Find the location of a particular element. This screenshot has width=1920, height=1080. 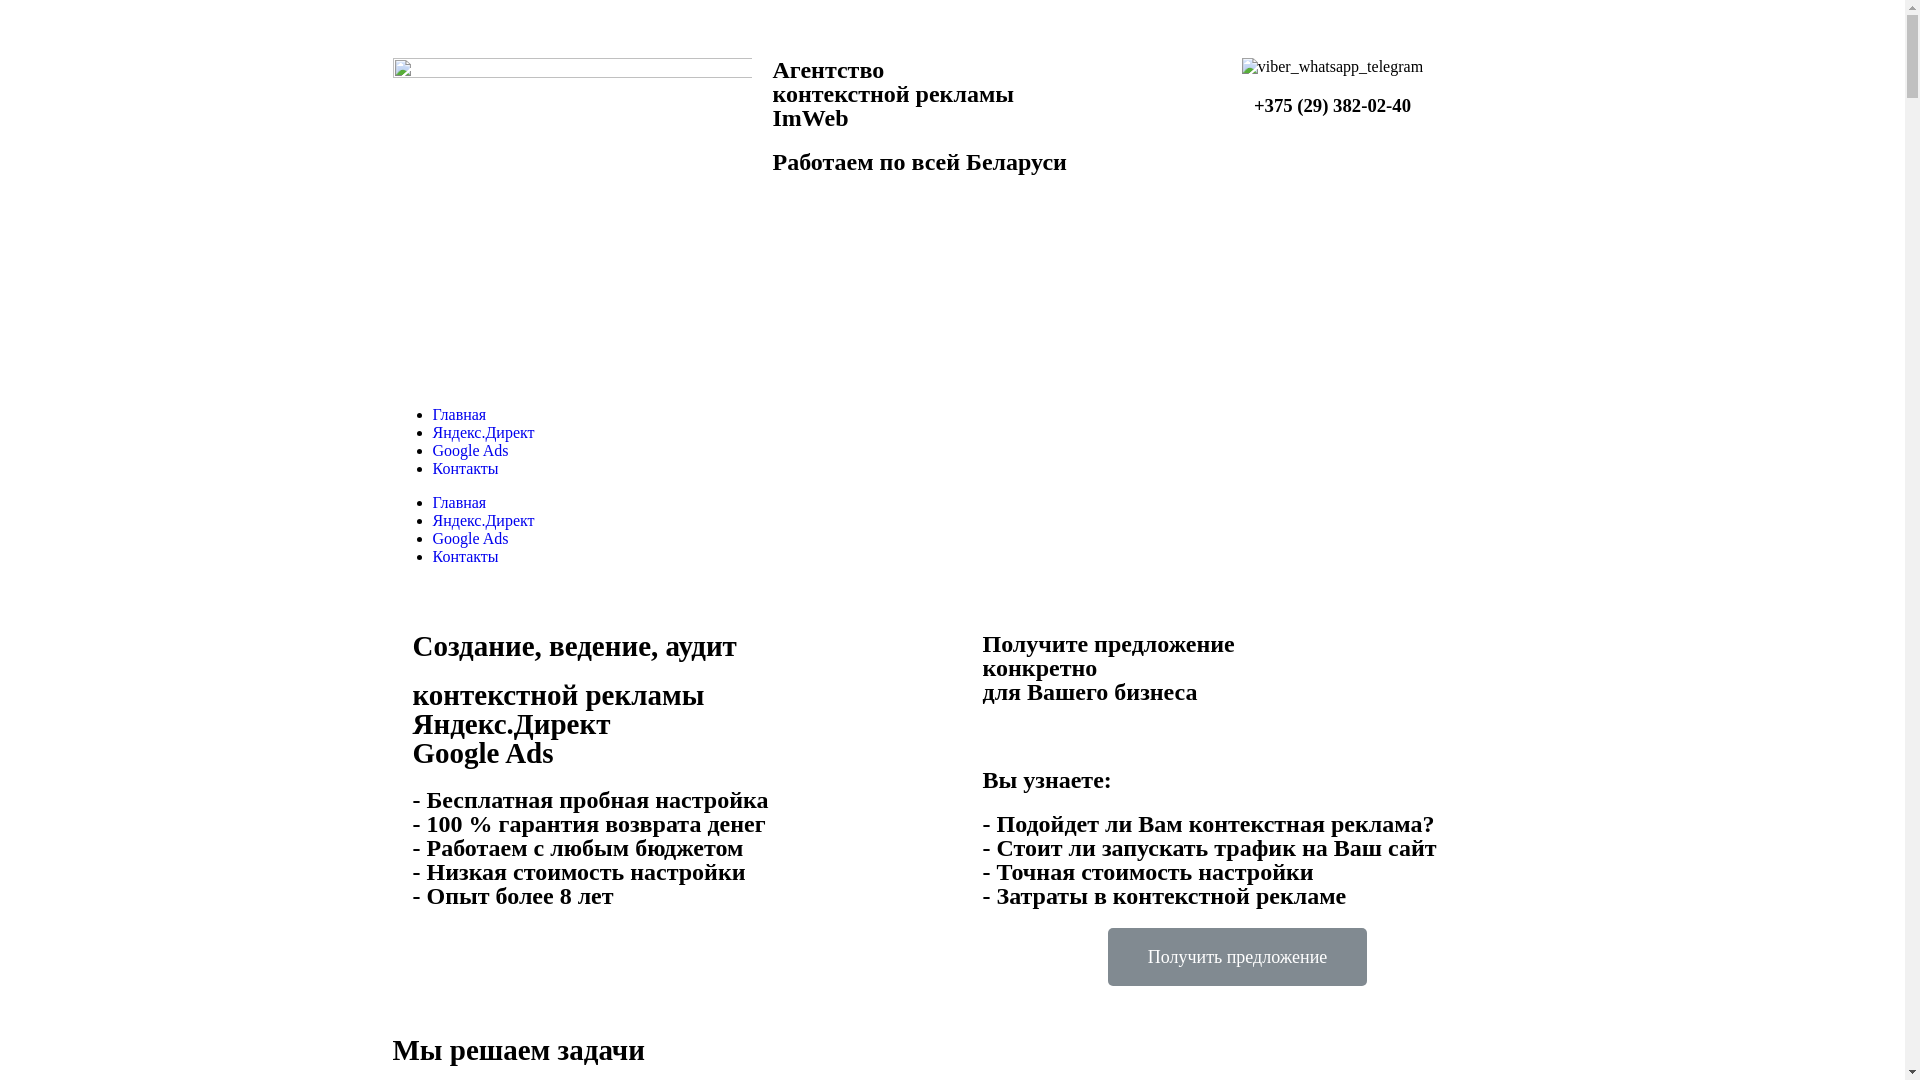

'+375 (29) 382-02-40' is located at coordinates (1252, 105).